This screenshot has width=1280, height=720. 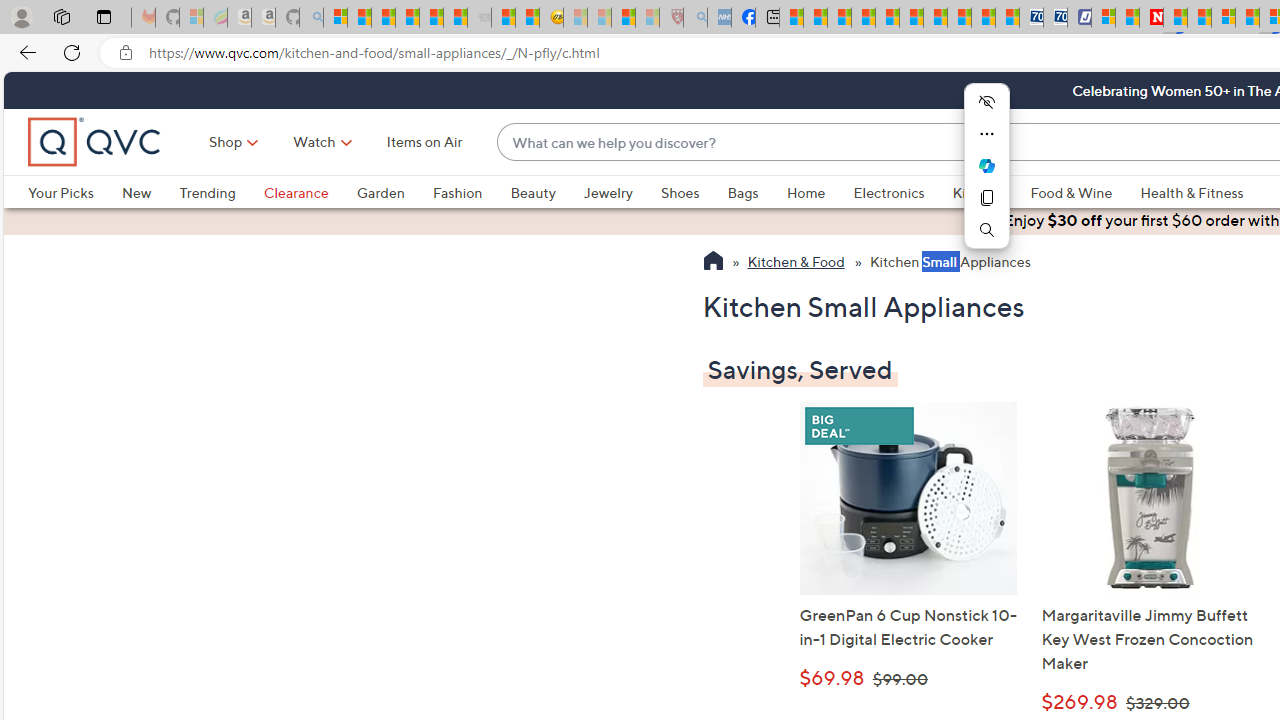 What do you see at coordinates (207, 192) in the screenshot?
I see `'Trending'` at bounding box center [207, 192].